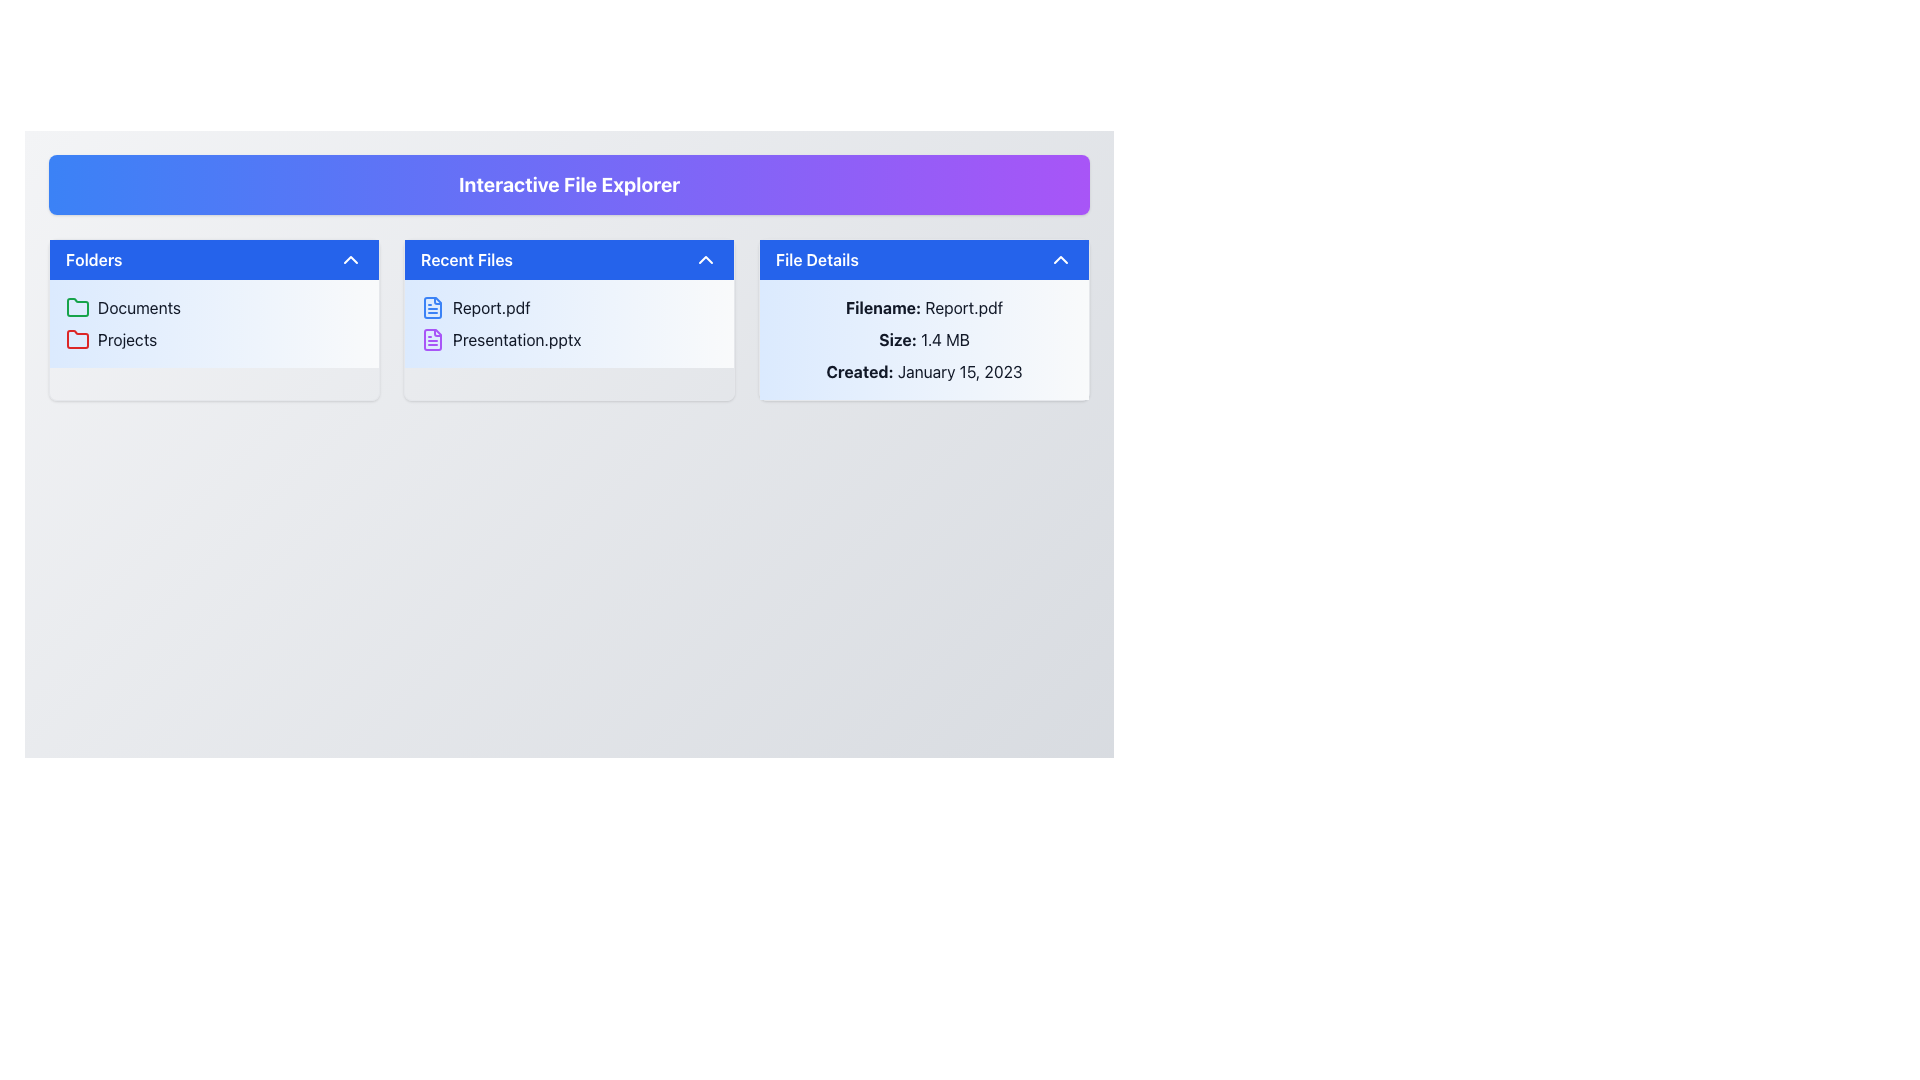  What do you see at coordinates (465, 258) in the screenshot?
I see `the Text Label indicating 'Recent Files', which serves as the title for recently accessed files and is positioned centrally in the middle section of its row, adjacent to the chevron icon` at bounding box center [465, 258].